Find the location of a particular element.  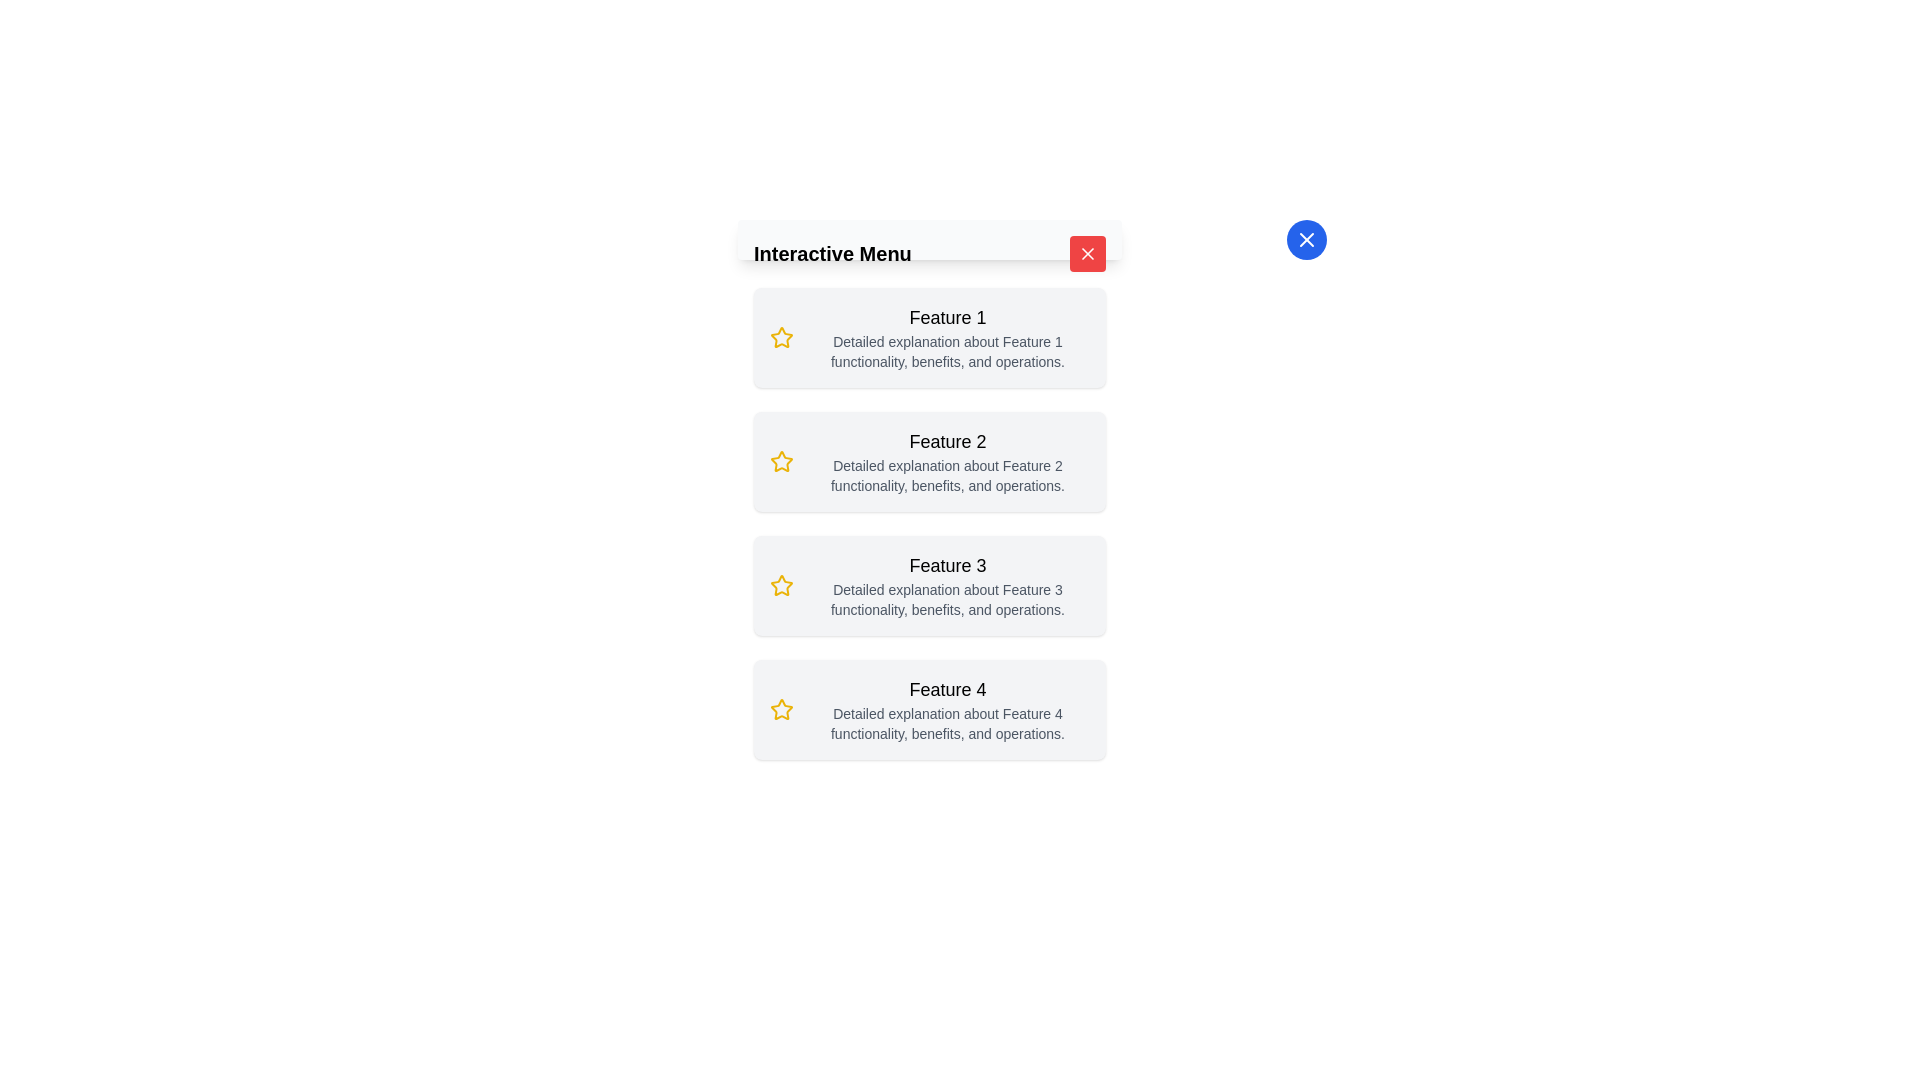

the textual content block titled 'Feature 1', which contains a description about its functionality and is the first entry in the 'Interactive Menu' interface is located at coordinates (947, 337).